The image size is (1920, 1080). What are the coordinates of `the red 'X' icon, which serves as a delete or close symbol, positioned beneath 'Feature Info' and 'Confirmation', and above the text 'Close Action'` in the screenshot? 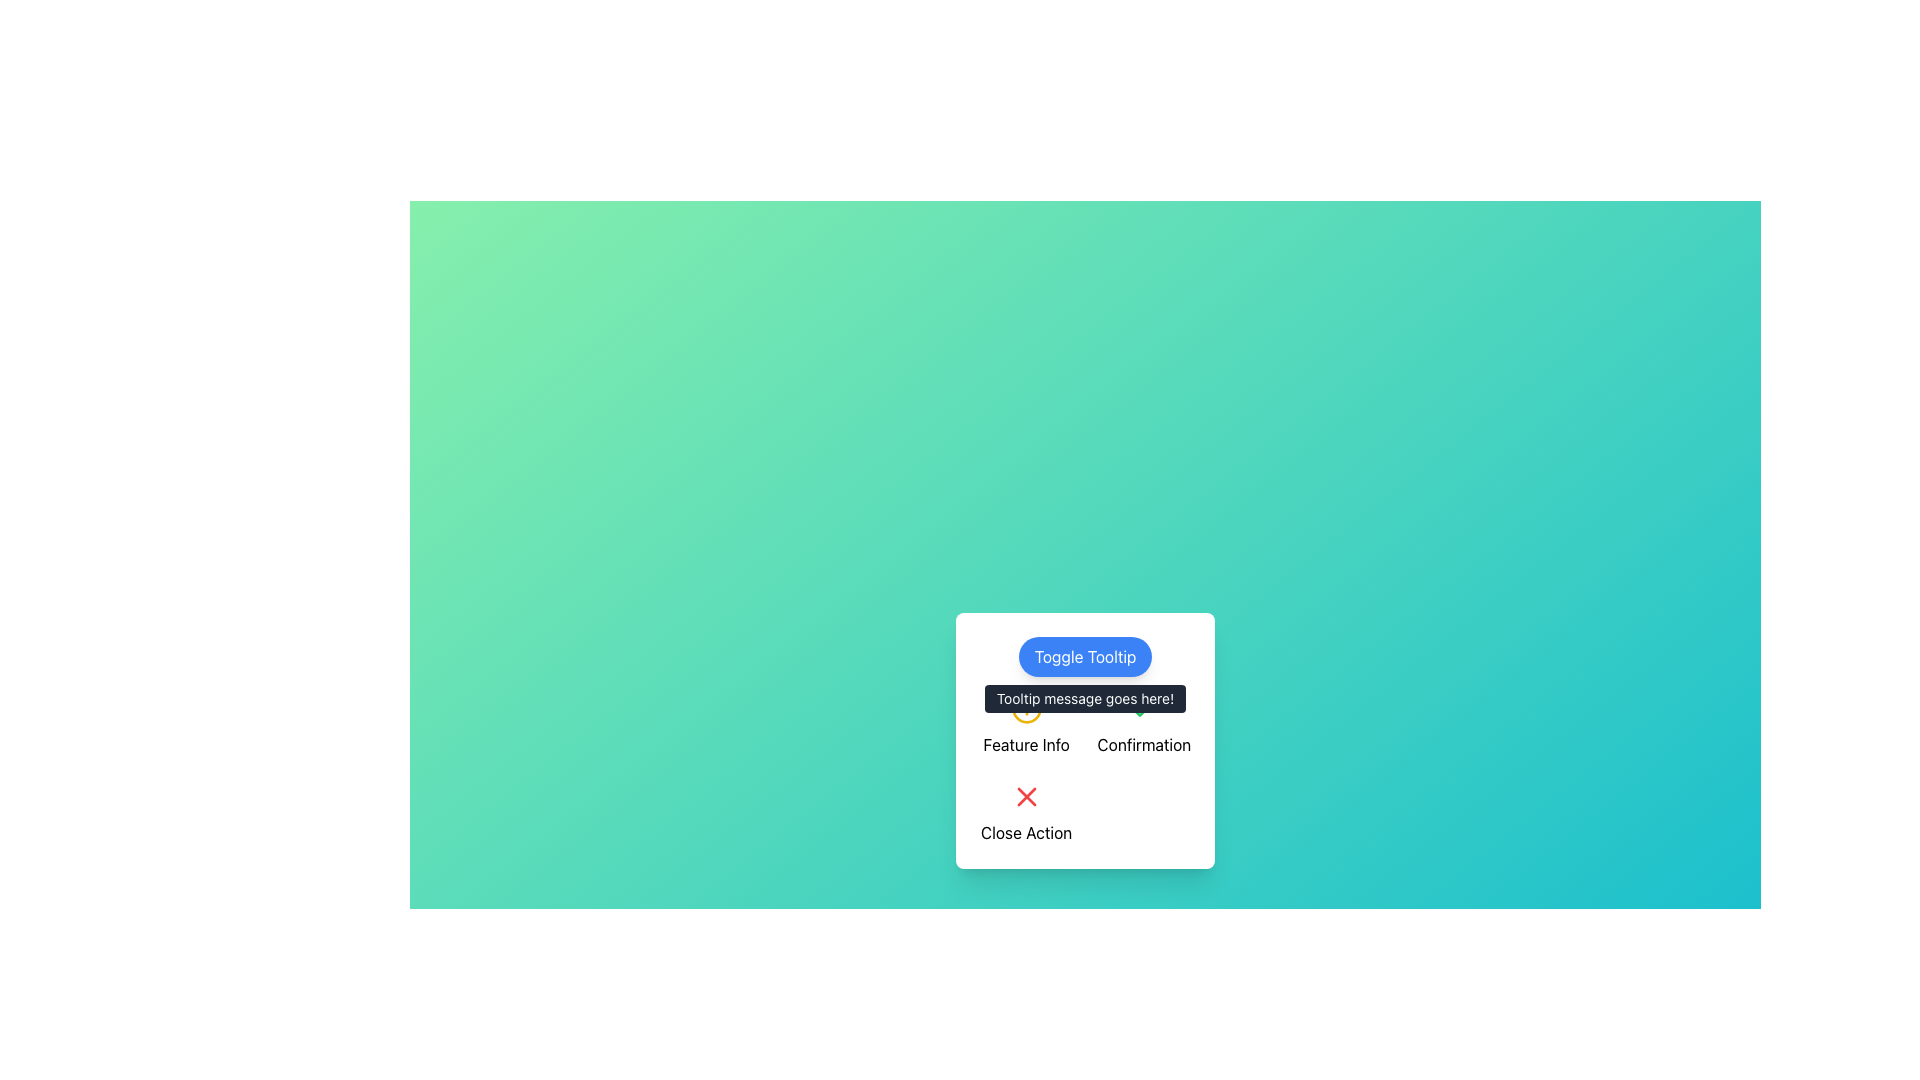 It's located at (1026, 796).